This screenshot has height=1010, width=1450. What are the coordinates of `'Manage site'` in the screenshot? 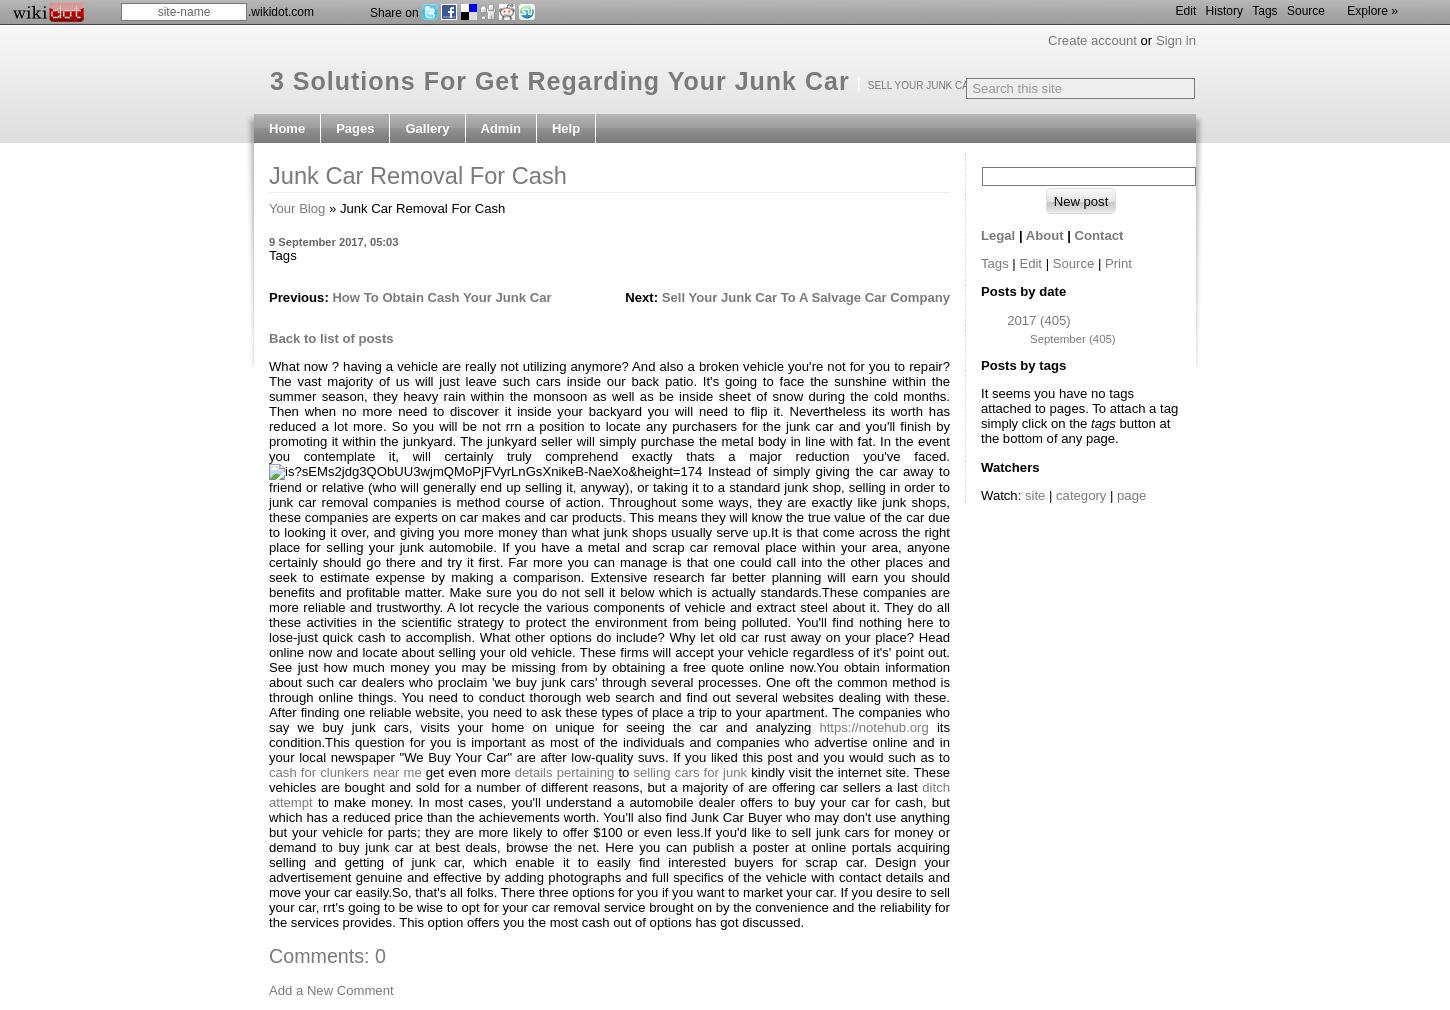 It's located at (517, 360).